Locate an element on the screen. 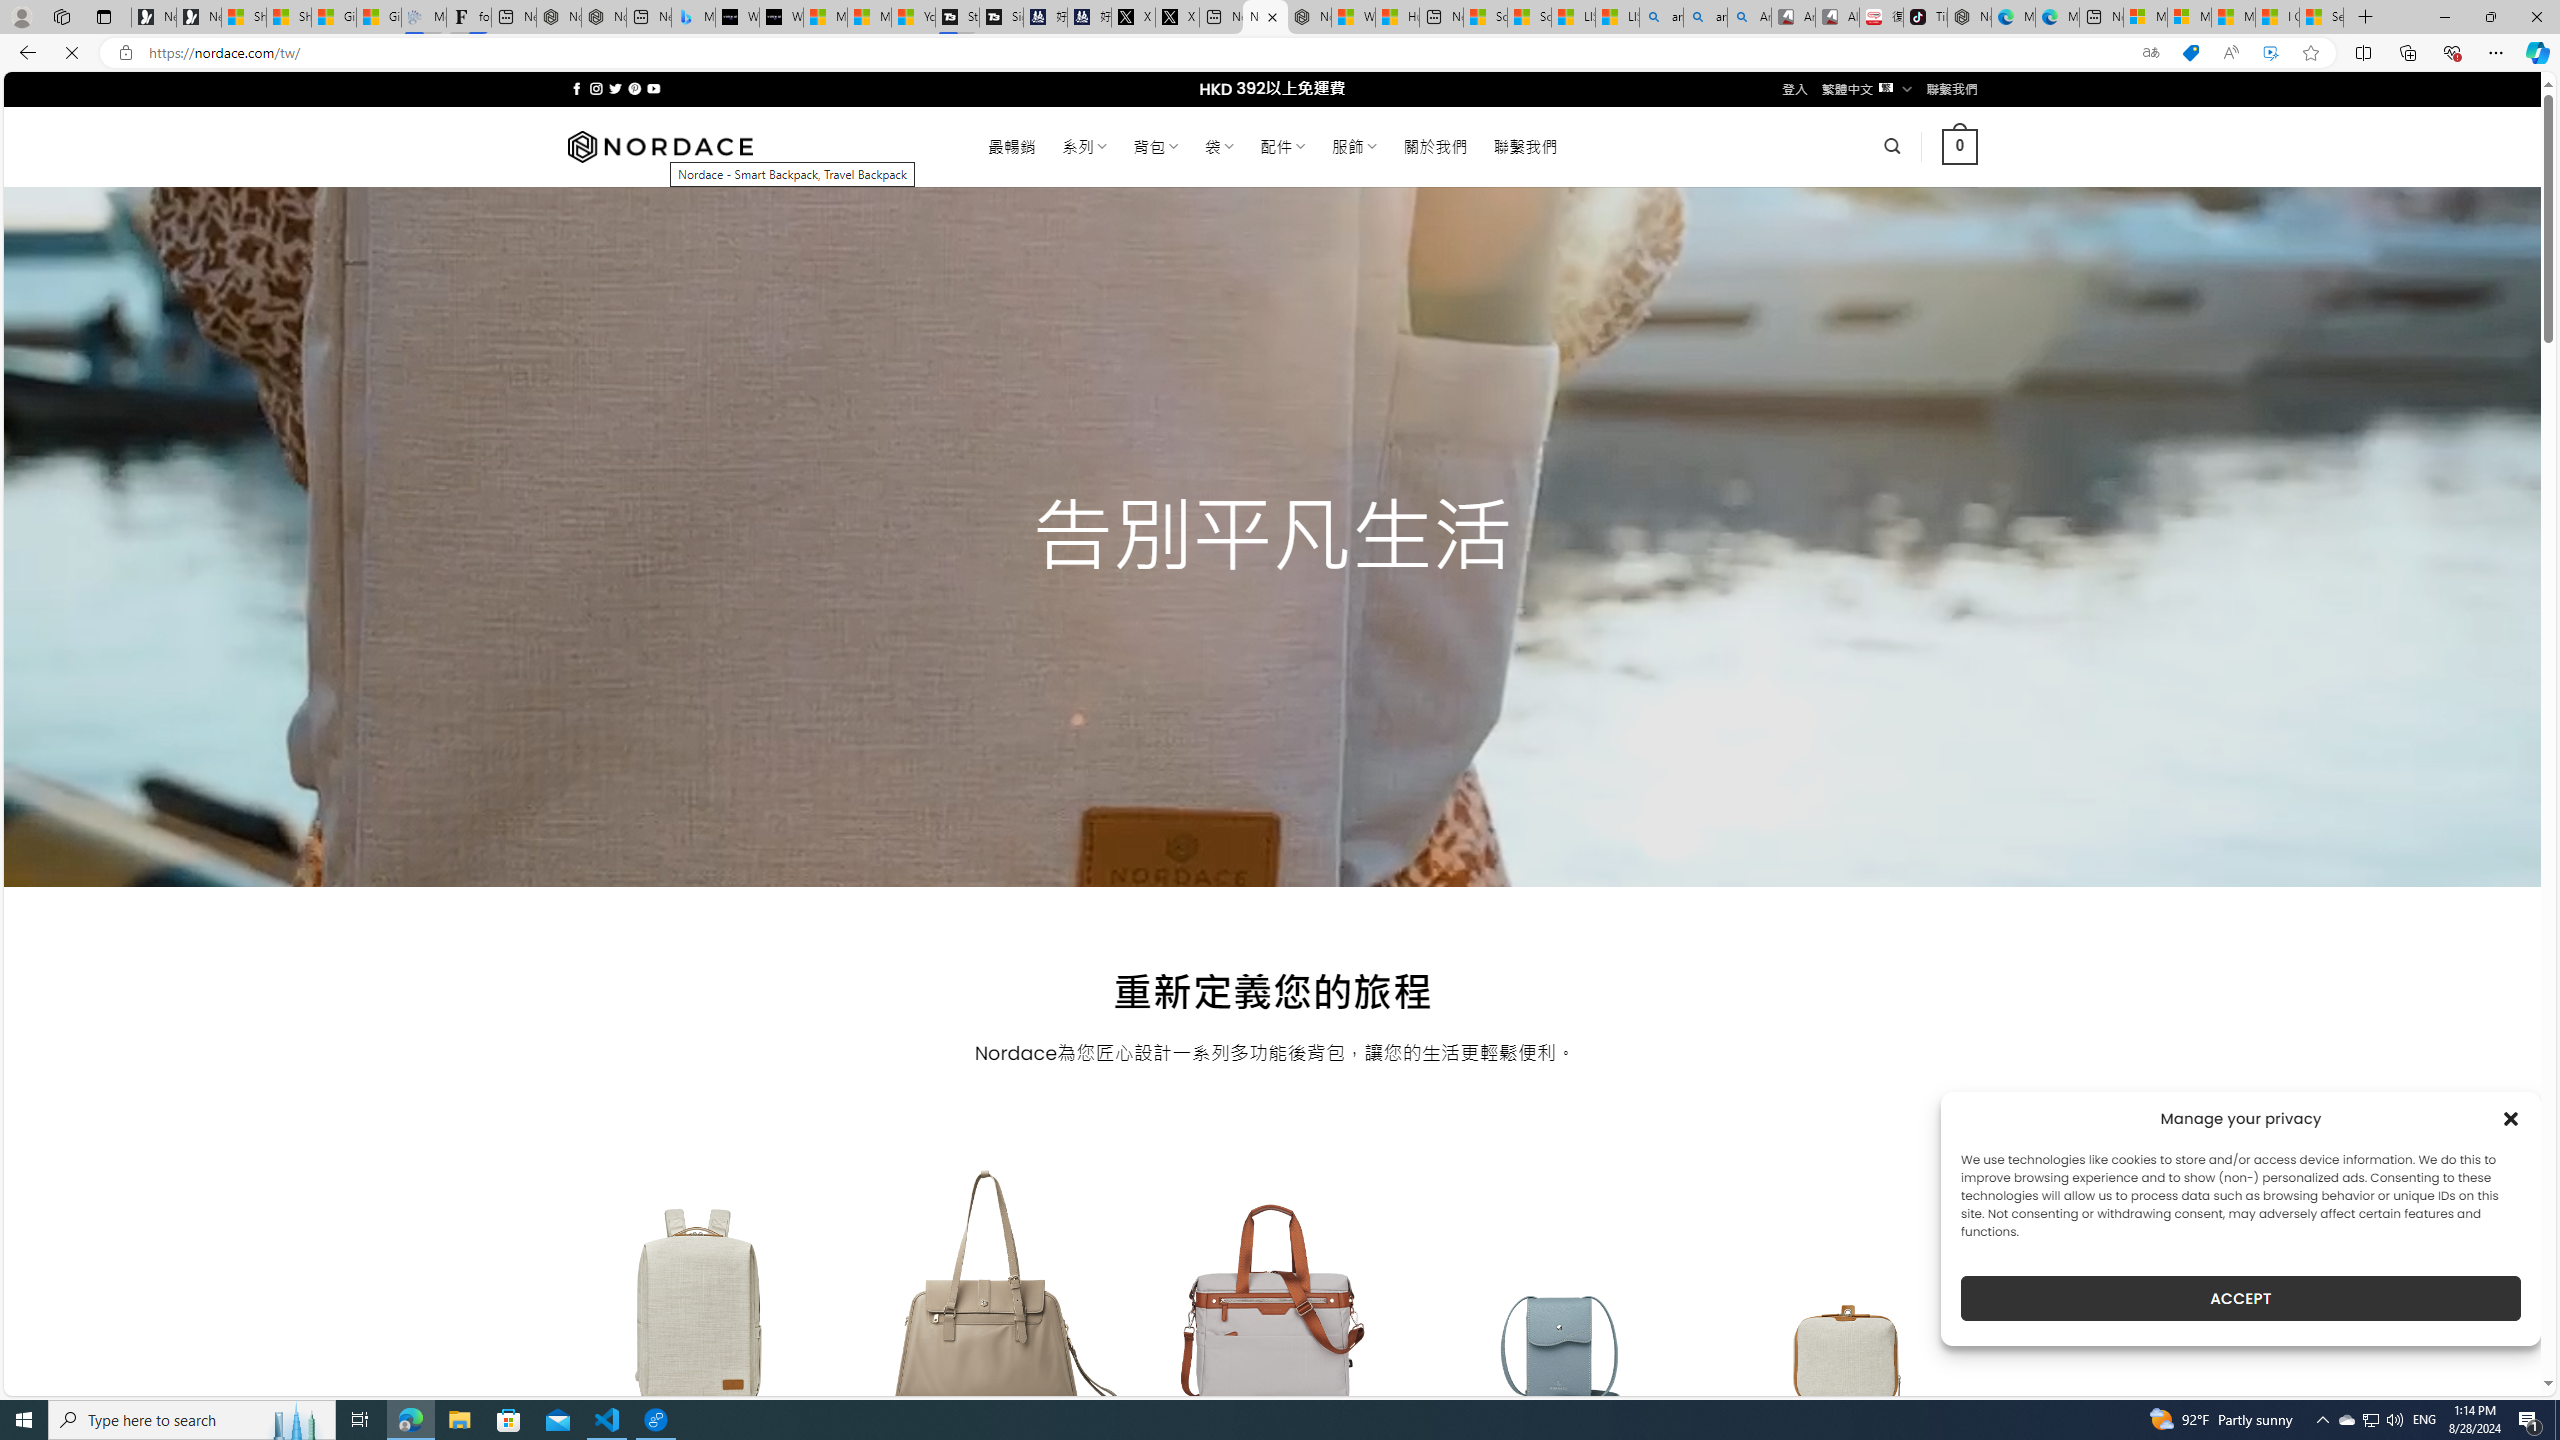 The width and height of the screenshot is (2560, 1440). 'Streaming Coverage | T3' is located at coordinates (957, 16).